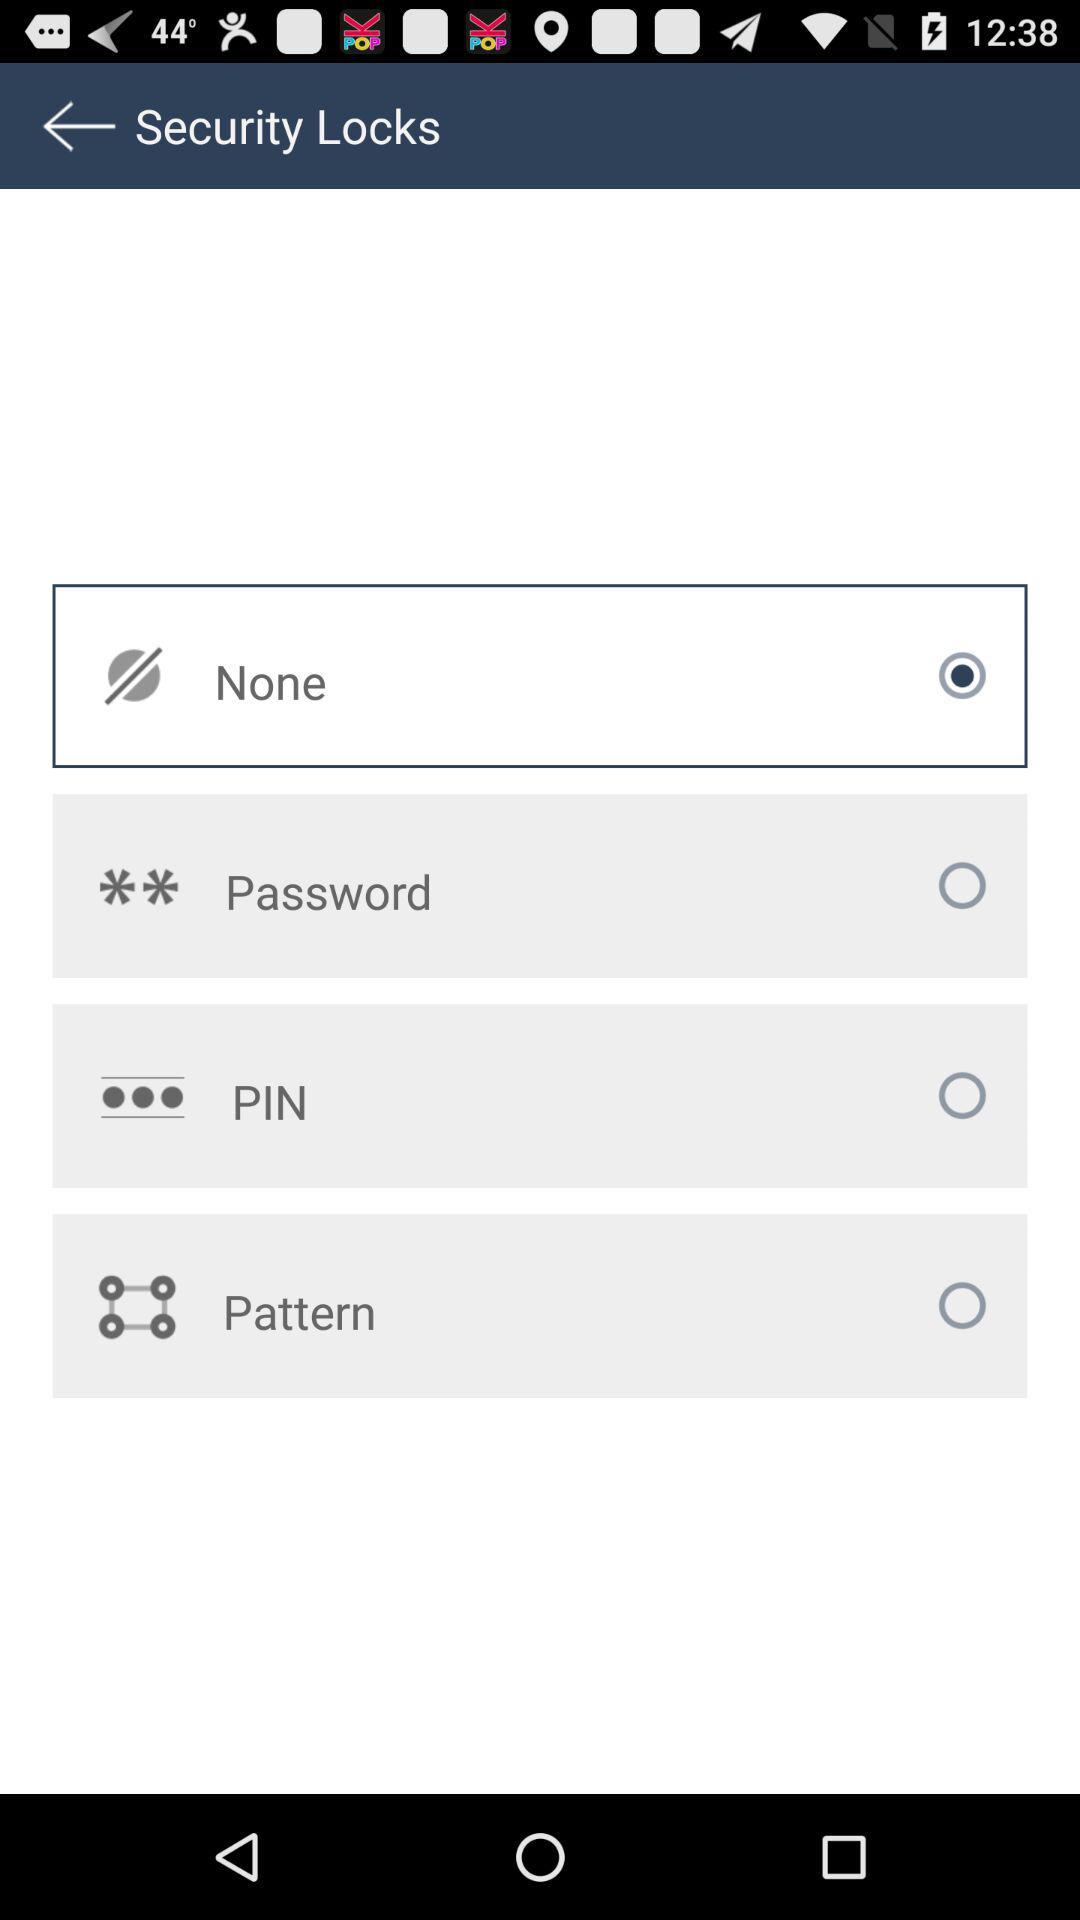 The image size is (1080, 1920). I want to click on pattern at the bottom, so click(418, 1311).